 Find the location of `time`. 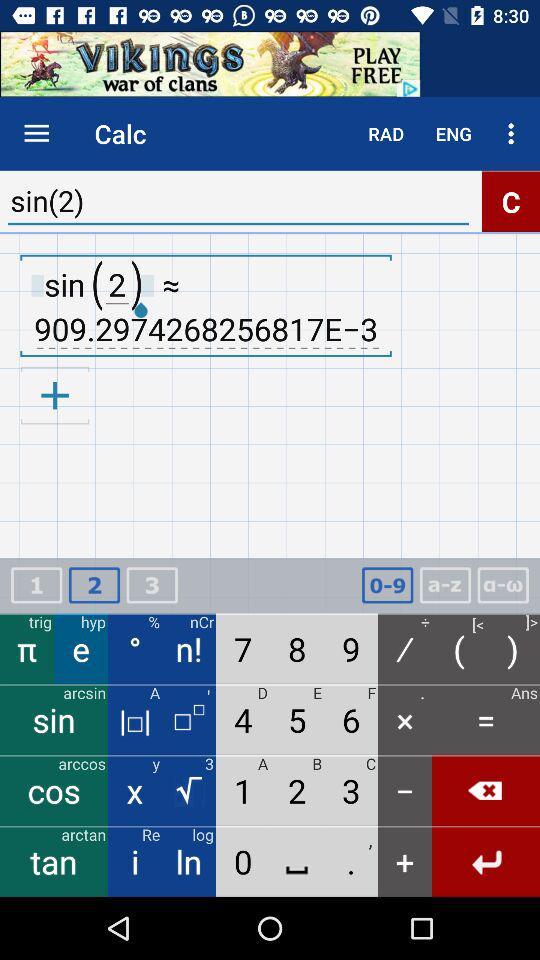

time is located at coordinates (387, 585).